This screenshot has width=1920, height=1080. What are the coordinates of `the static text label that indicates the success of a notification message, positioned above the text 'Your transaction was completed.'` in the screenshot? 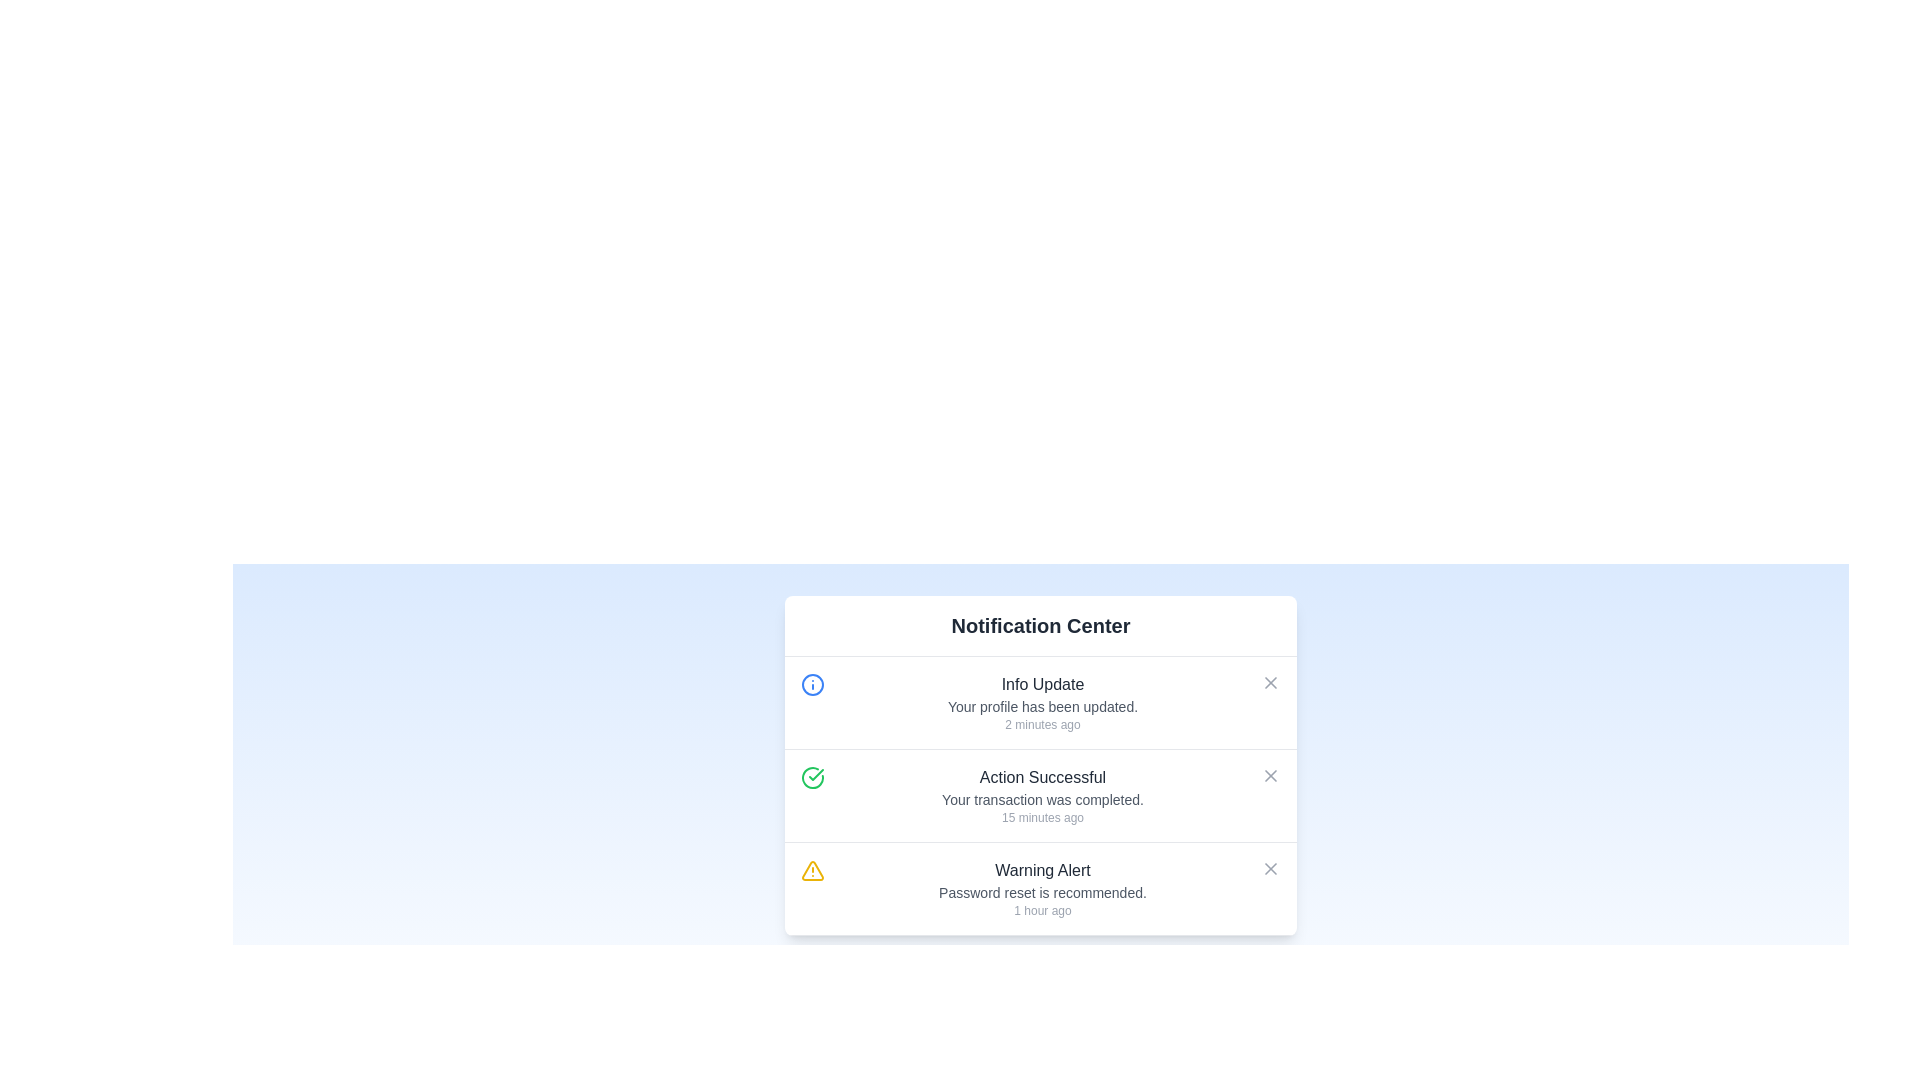 It's located at (1041, 777).